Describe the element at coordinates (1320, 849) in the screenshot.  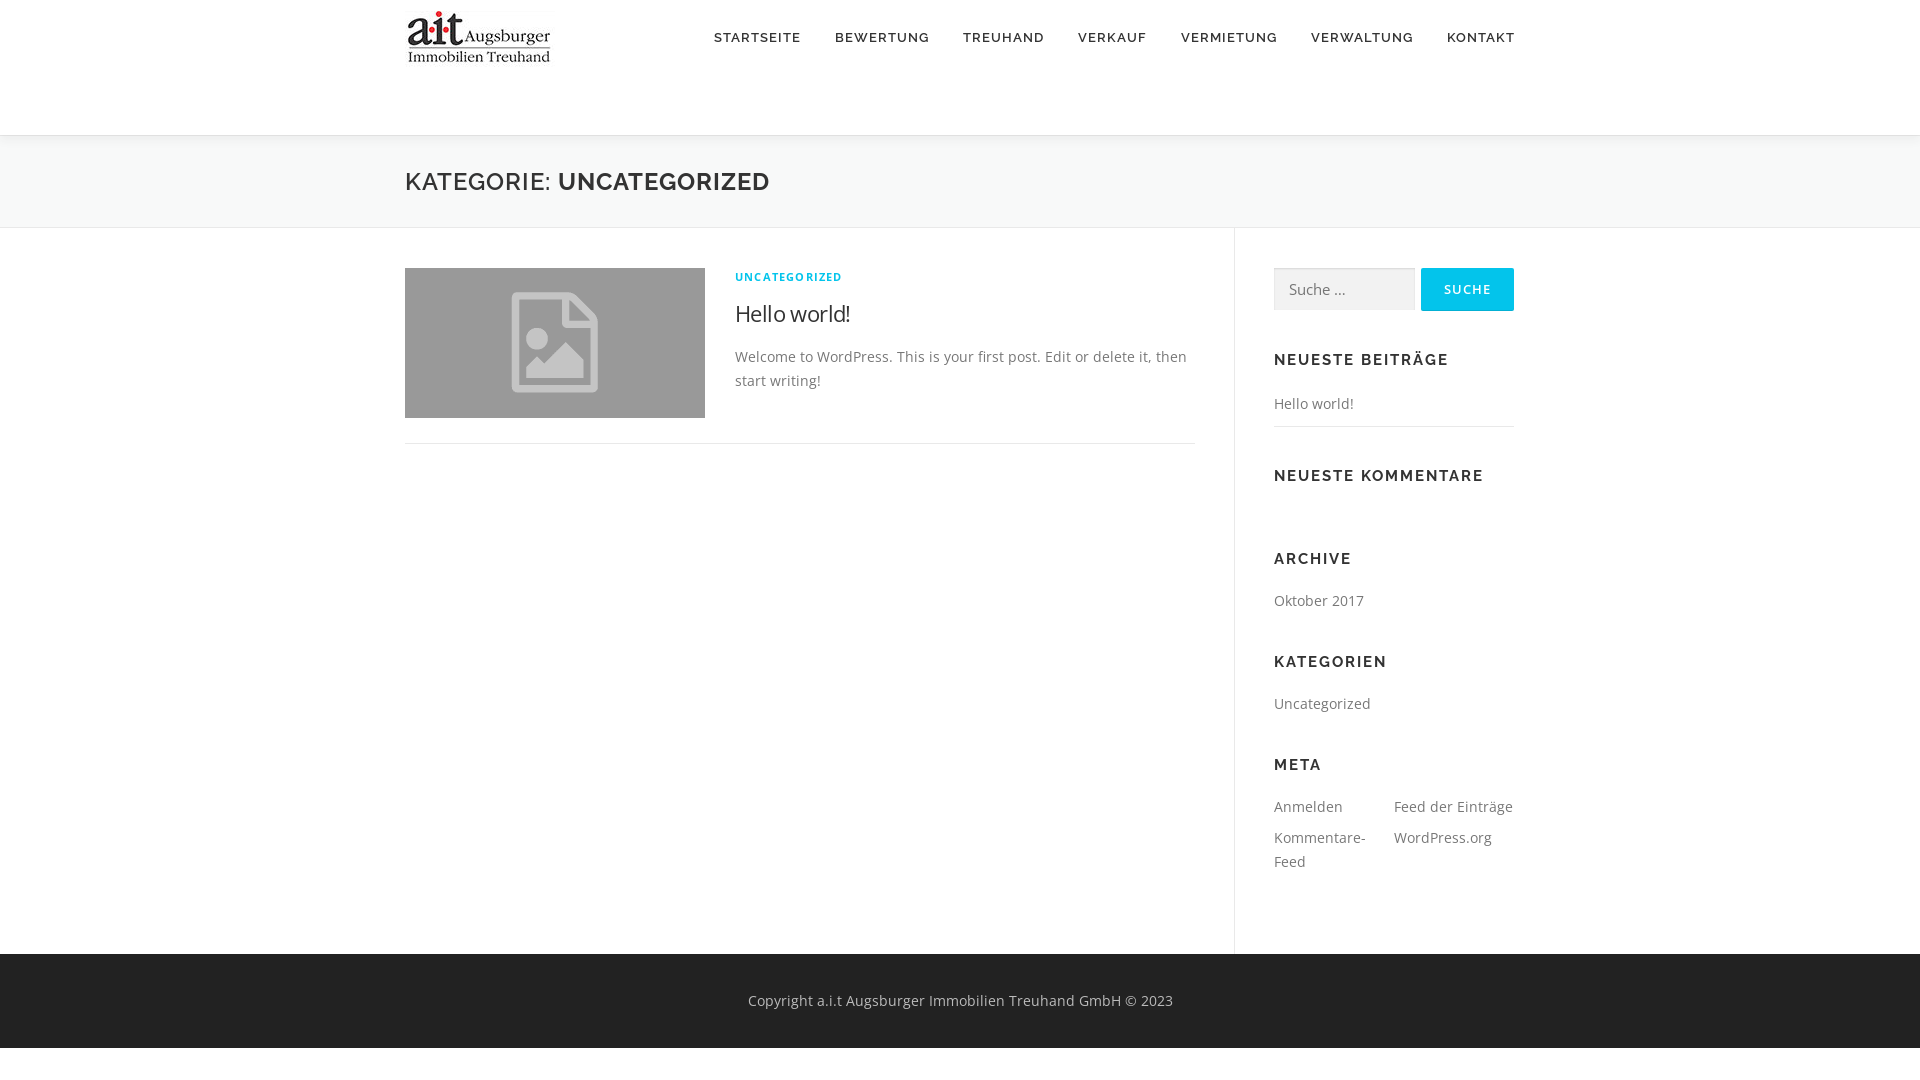
I see `'Kommentare-Feed'` at that location.